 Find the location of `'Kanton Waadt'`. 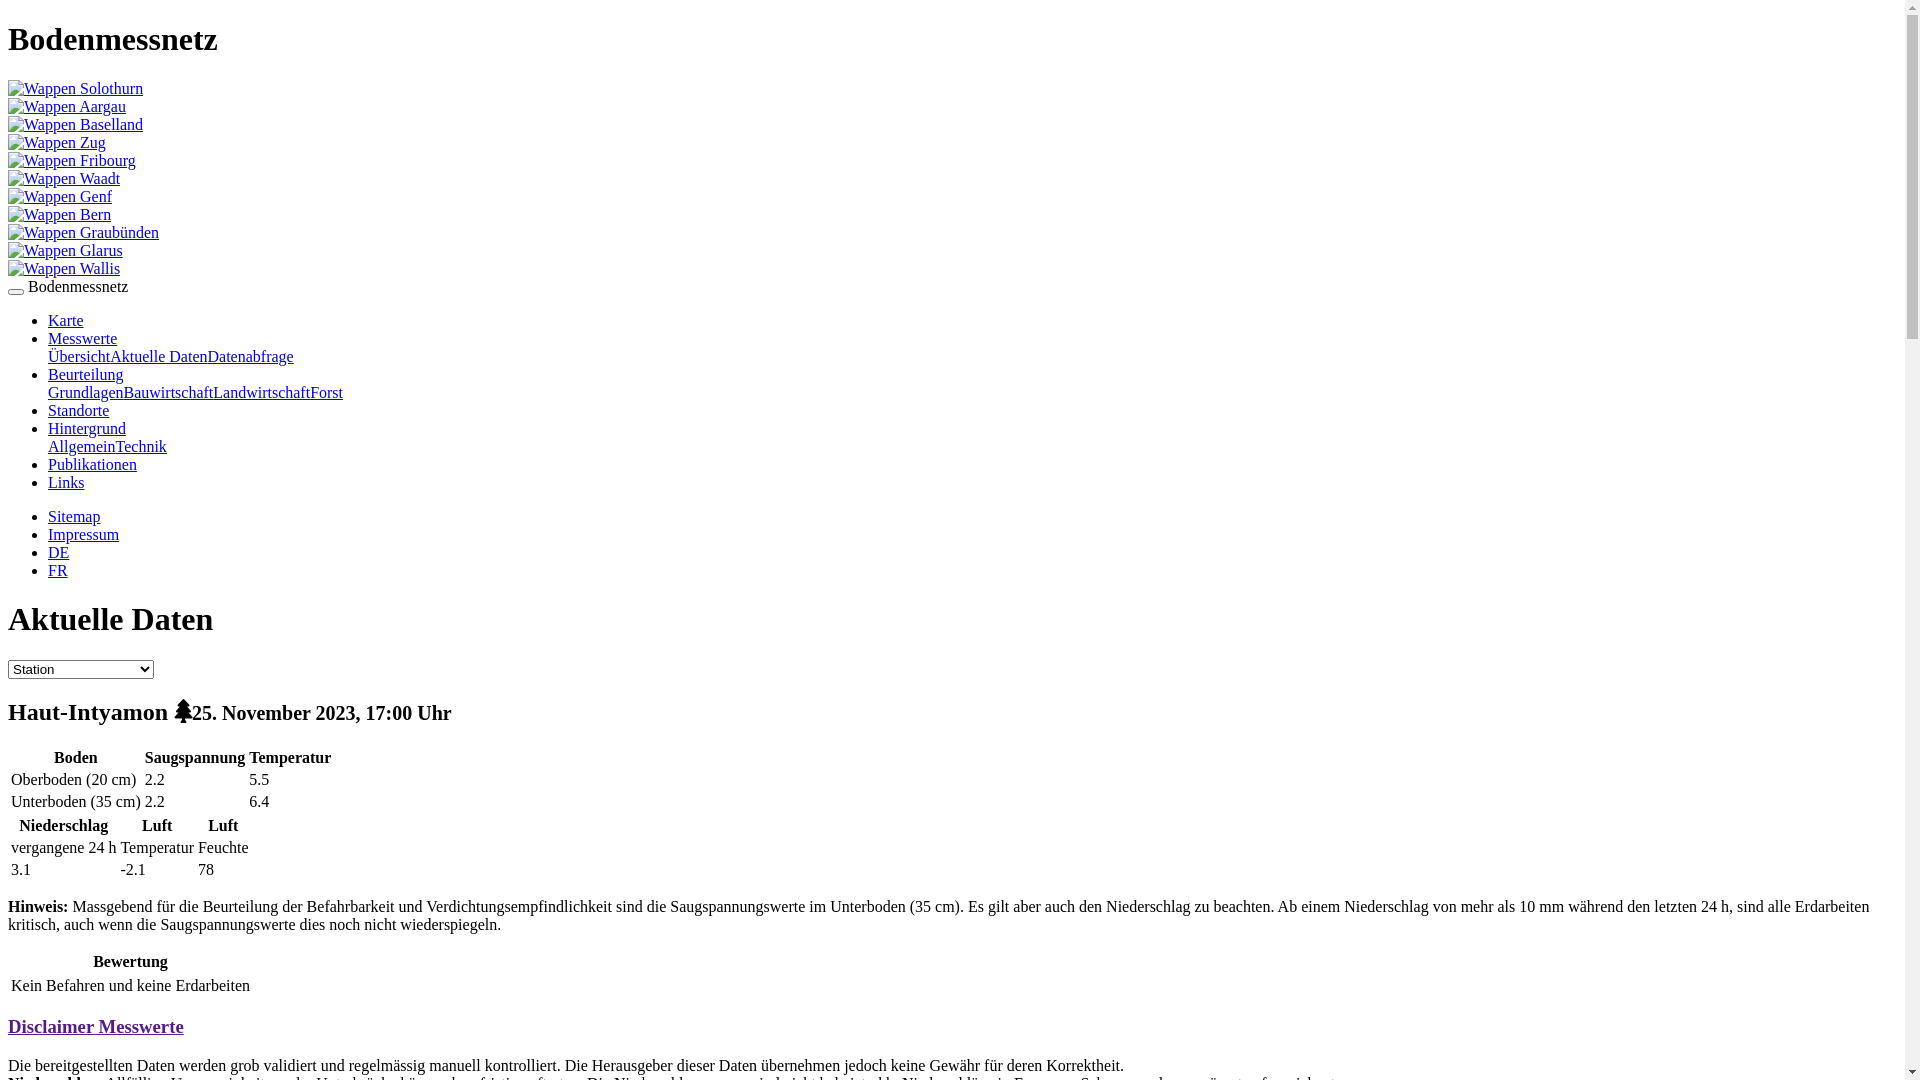

'Kanton Waadt' is located at coordinates (63, 177).